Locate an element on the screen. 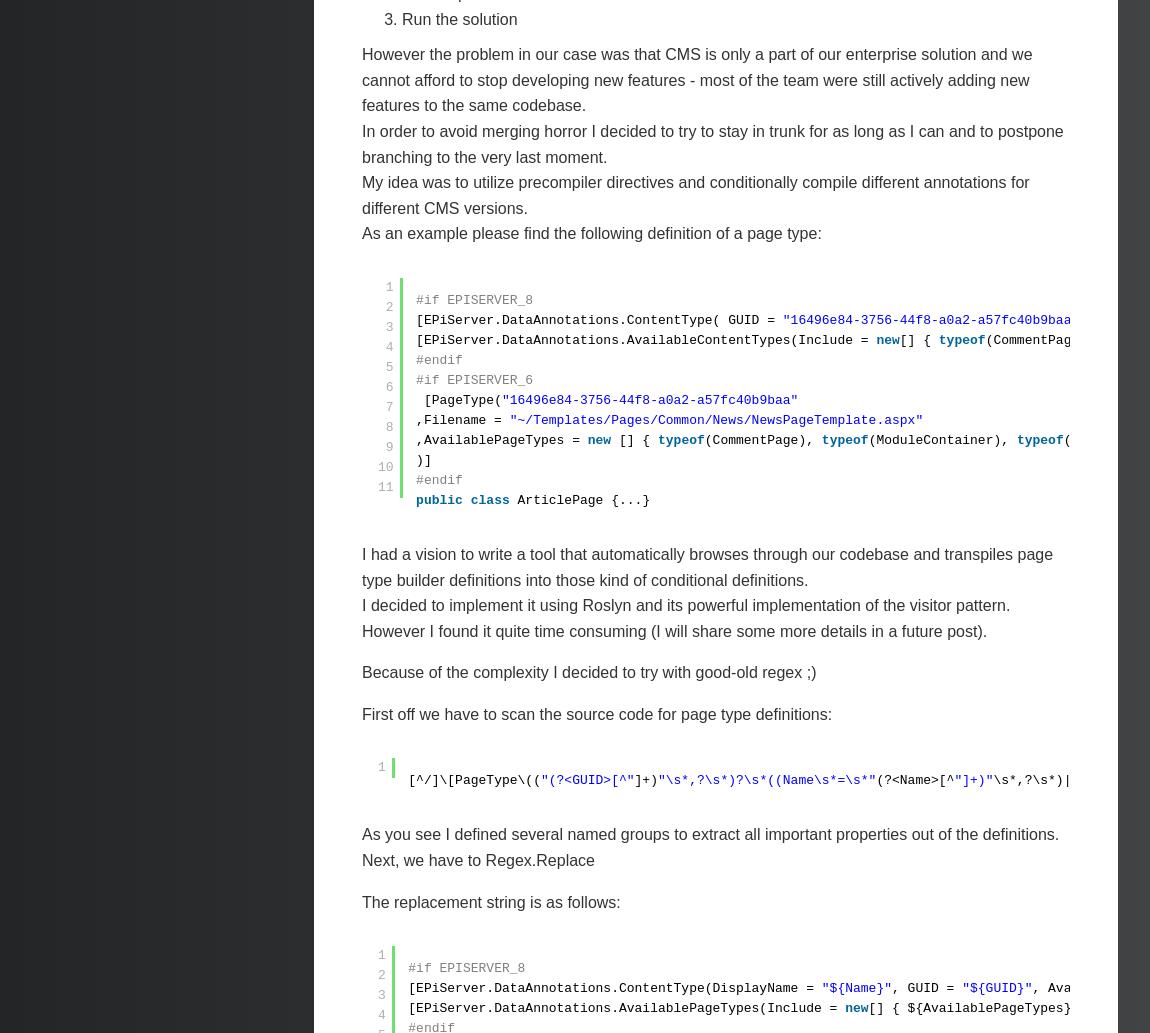  'Because of the complexity I decided to try with good-old regex ;)' is located at coordinates (588, 671).